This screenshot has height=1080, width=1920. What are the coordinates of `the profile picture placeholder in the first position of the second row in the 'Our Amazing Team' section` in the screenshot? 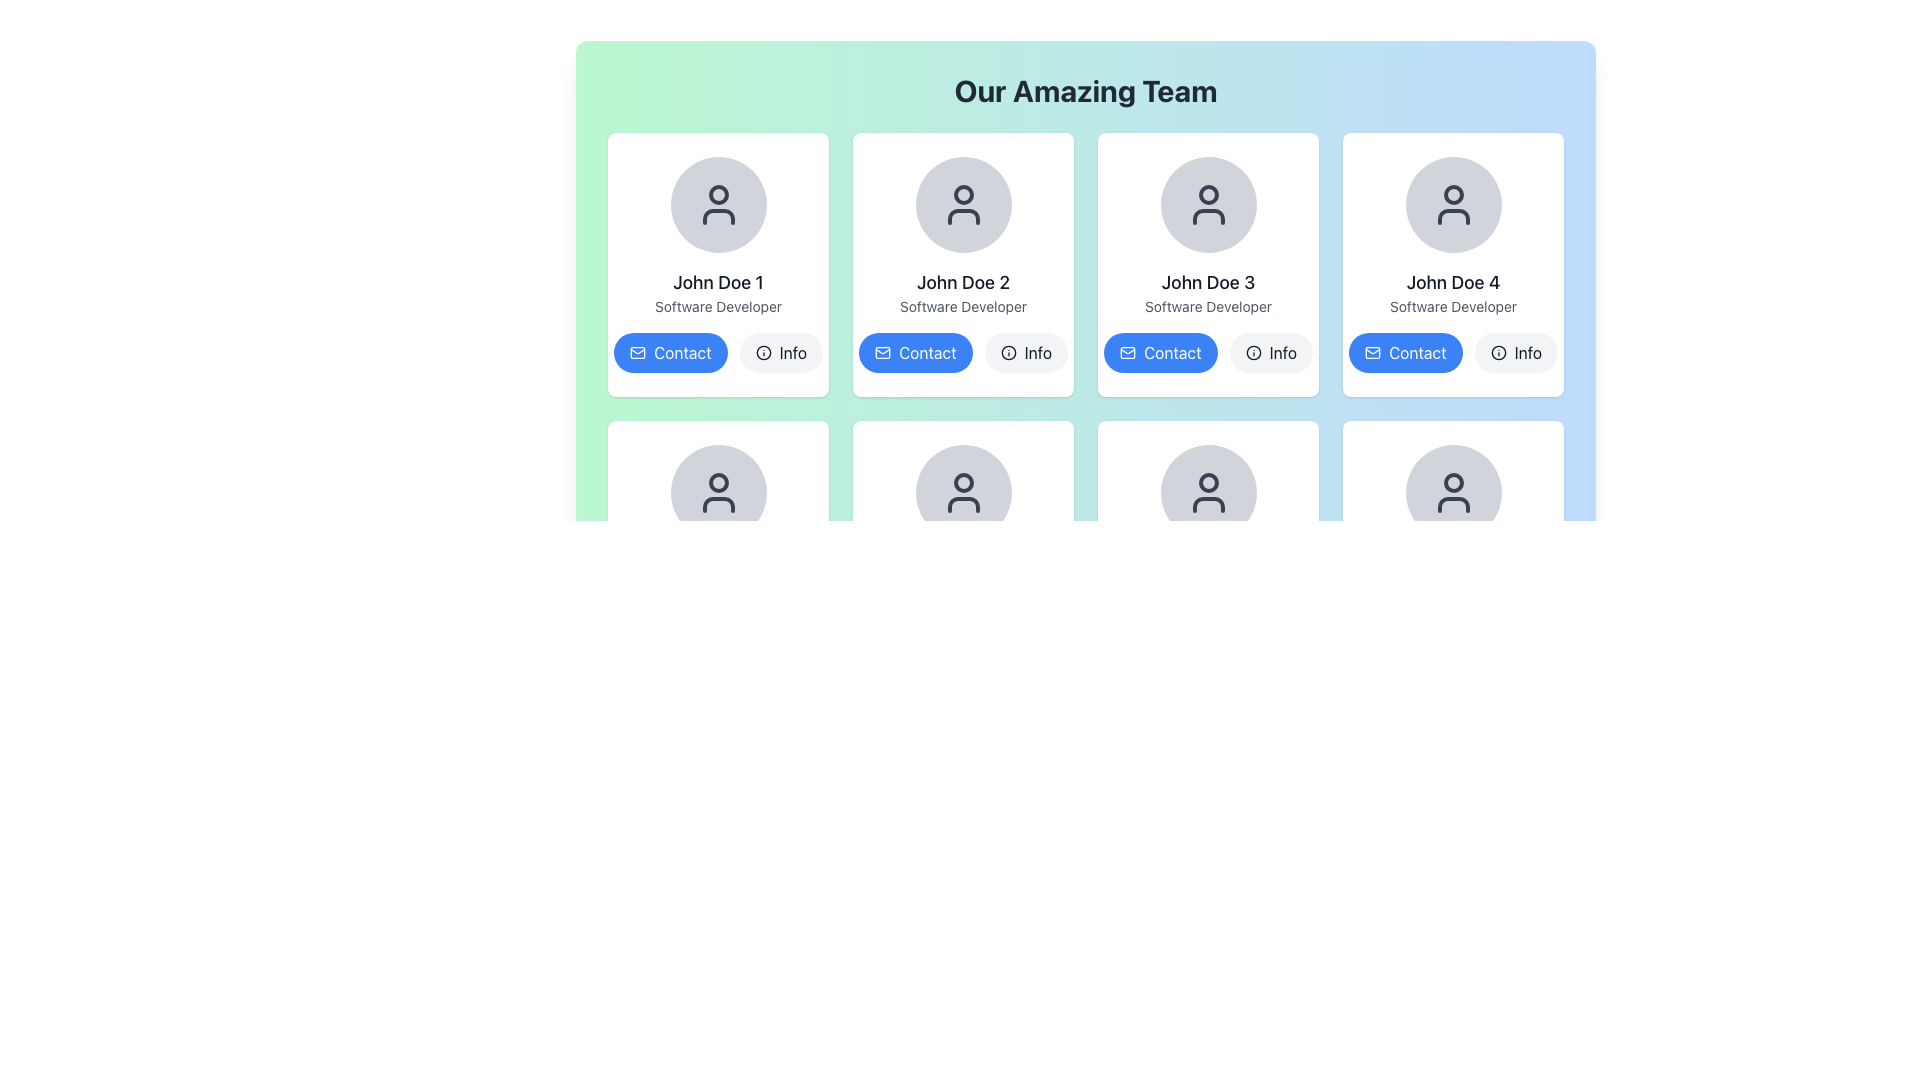 It's located at (718, 493).